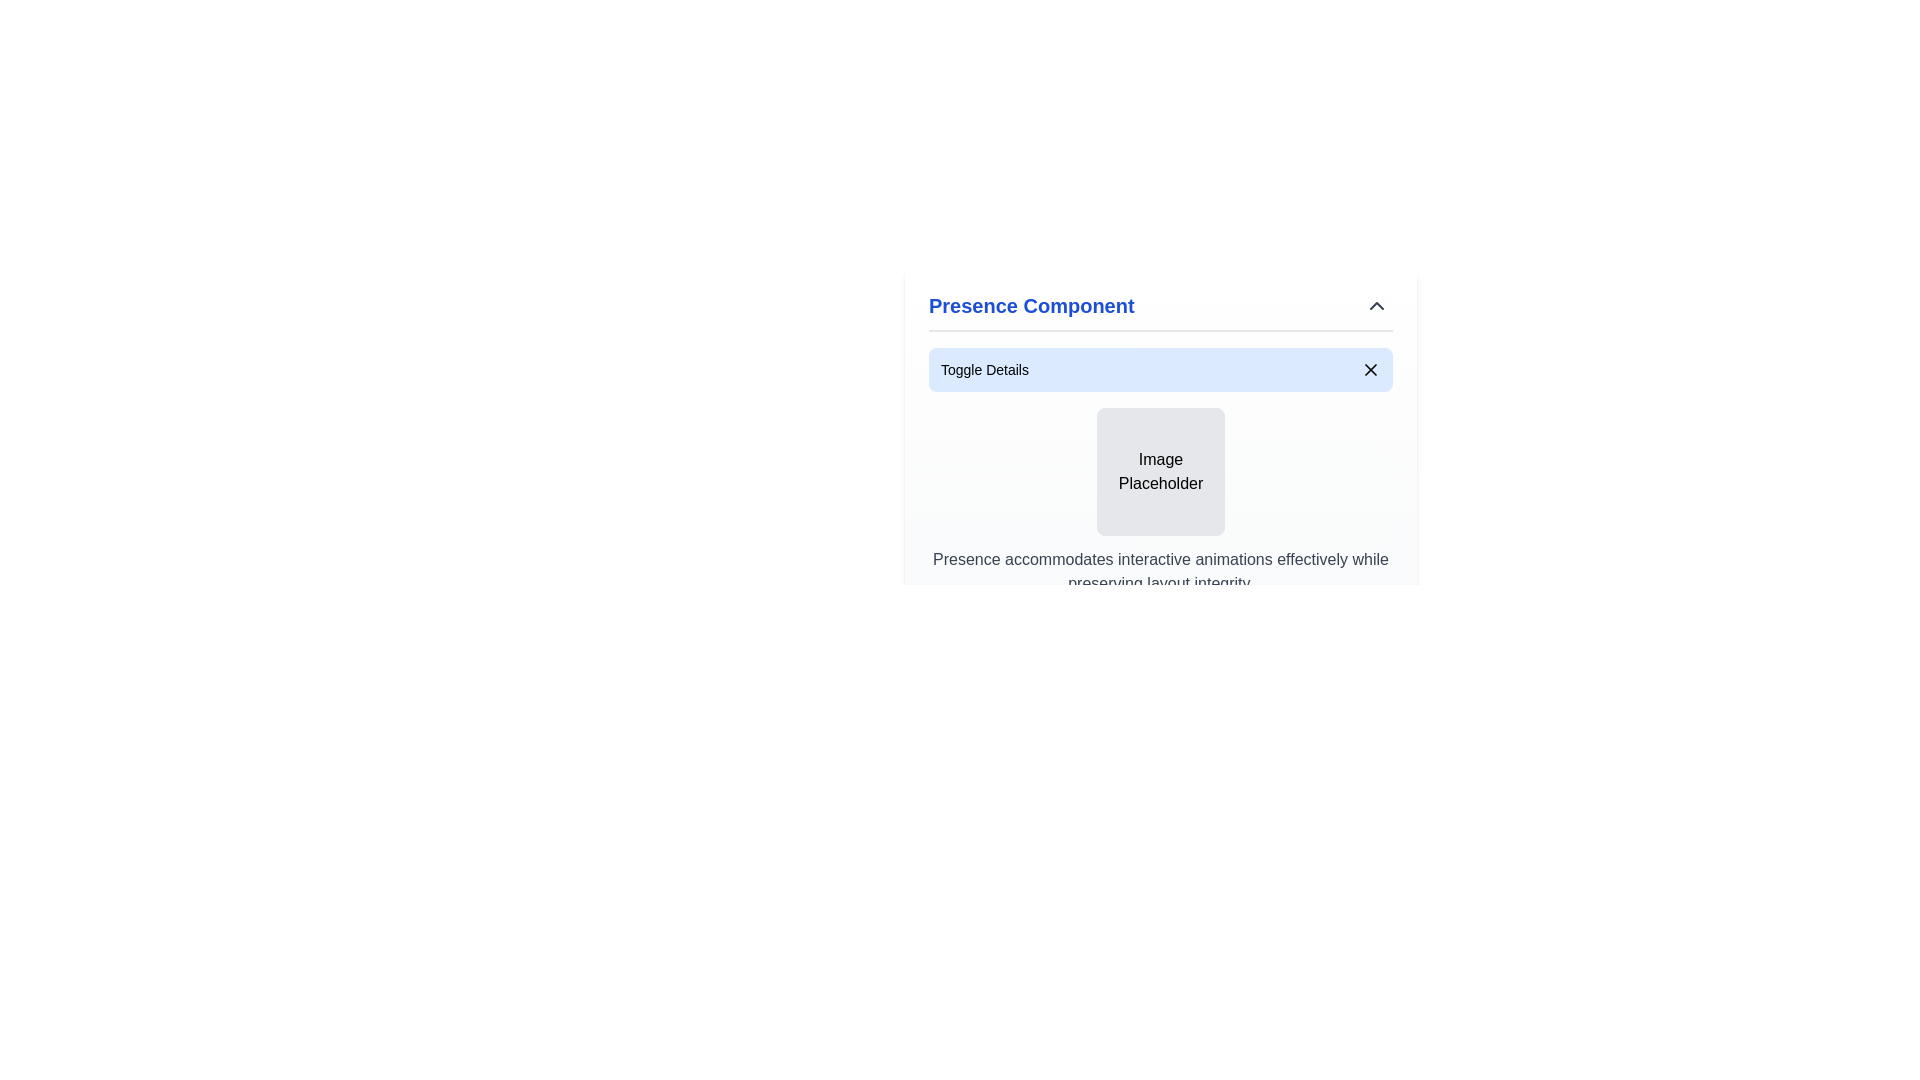  Describe the element at coordinates (1161, 471) in the screenshot. I see `the image placeholder located centrally below the 'Toggle Details' bar and above the explanation text` at that location.